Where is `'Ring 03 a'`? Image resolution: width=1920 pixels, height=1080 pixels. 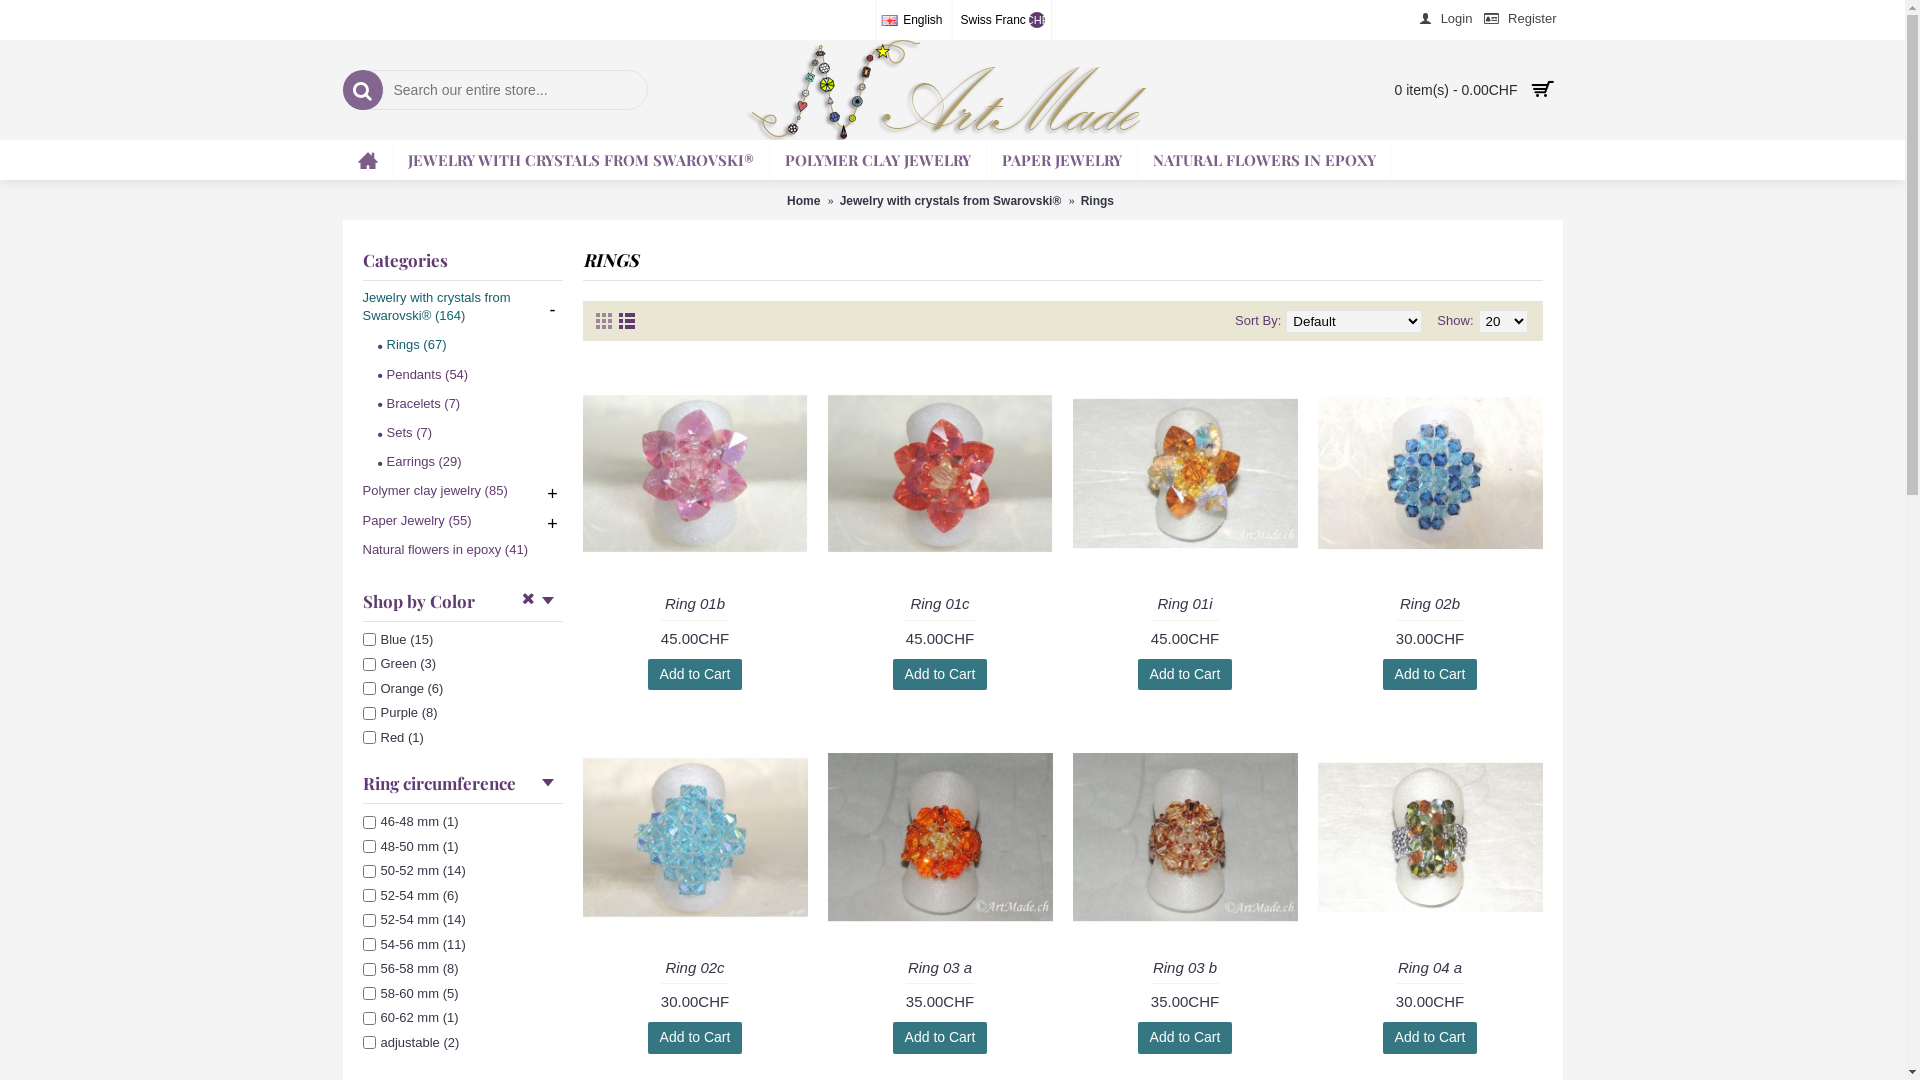 'Ring 03 a' is located at coordinates (939, 966).